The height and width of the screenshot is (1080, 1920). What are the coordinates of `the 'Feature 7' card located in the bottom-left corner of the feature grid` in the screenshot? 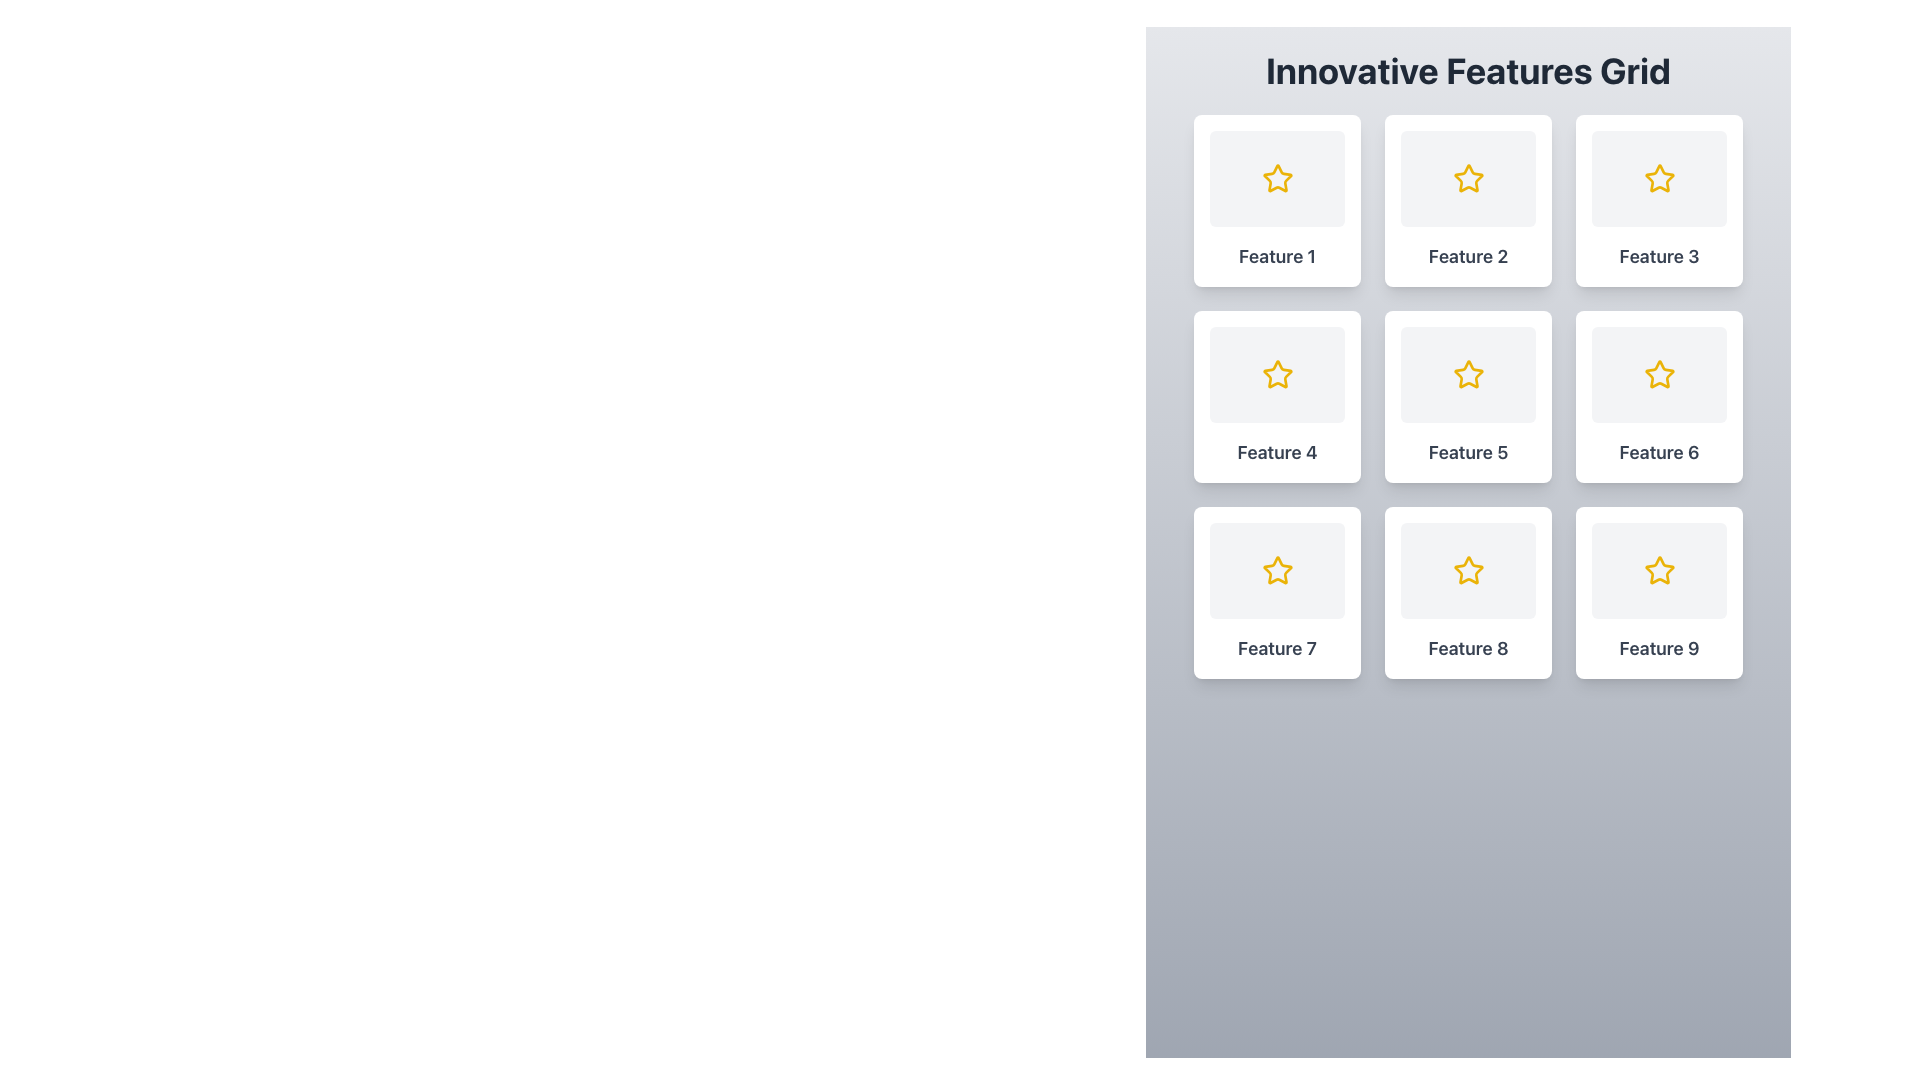 It's located at (1276, 592).